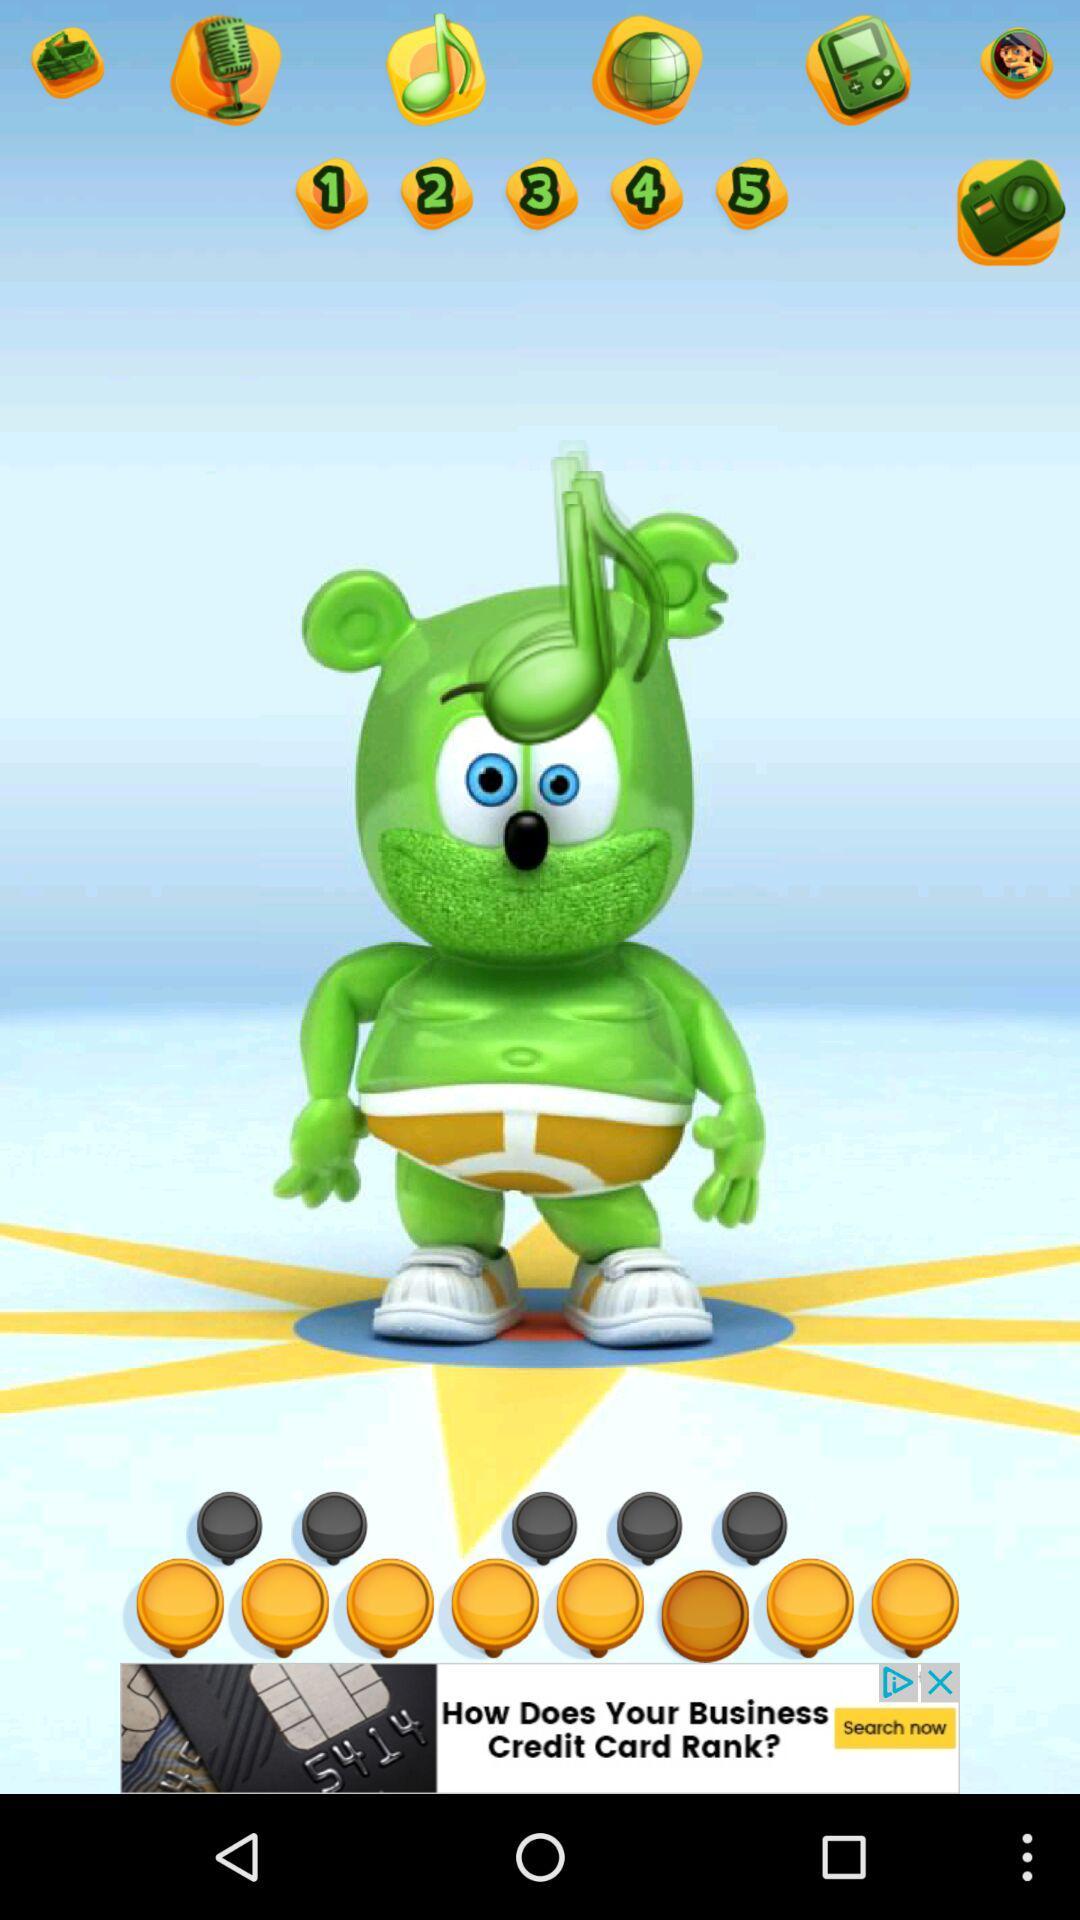  I want to click on option 5, so click(749, 196).